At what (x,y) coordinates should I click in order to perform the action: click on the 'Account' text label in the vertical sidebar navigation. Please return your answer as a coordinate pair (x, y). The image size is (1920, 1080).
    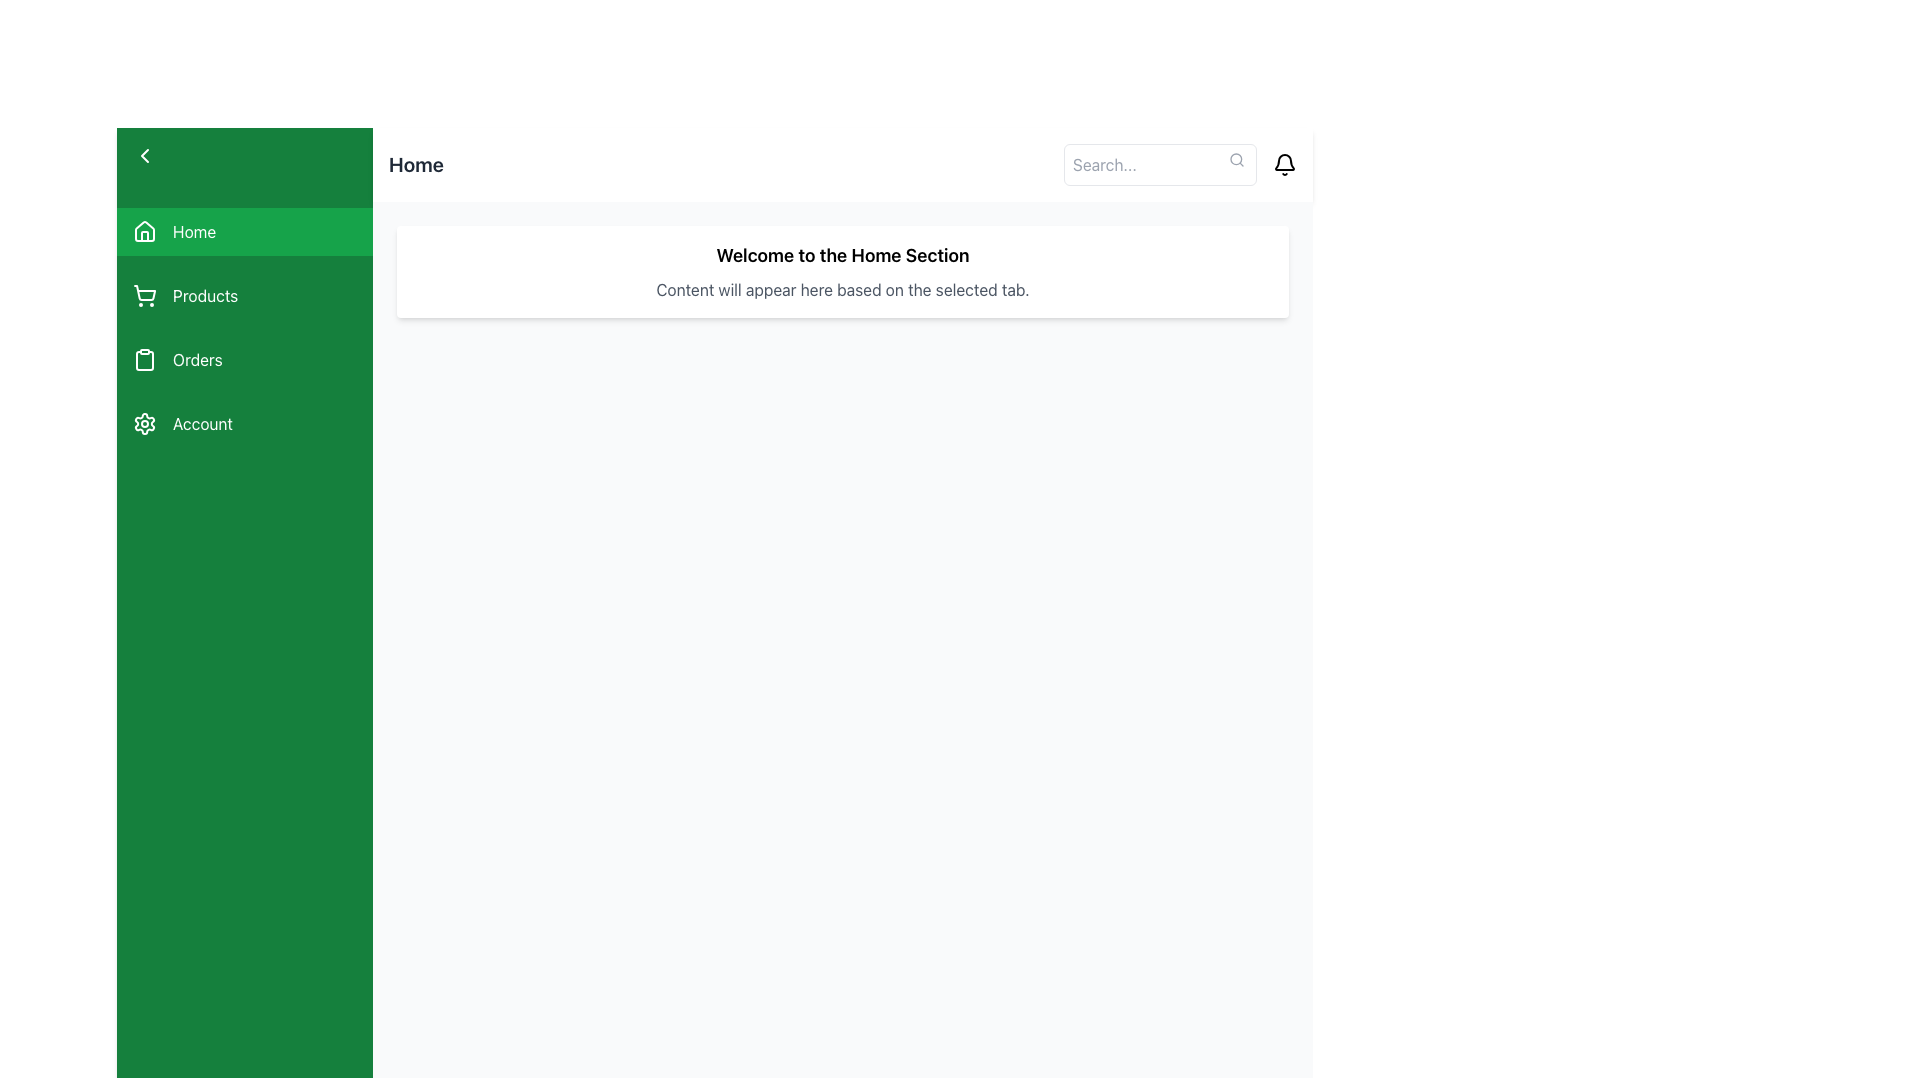
    Looking at the image, I should click on (202, 423).